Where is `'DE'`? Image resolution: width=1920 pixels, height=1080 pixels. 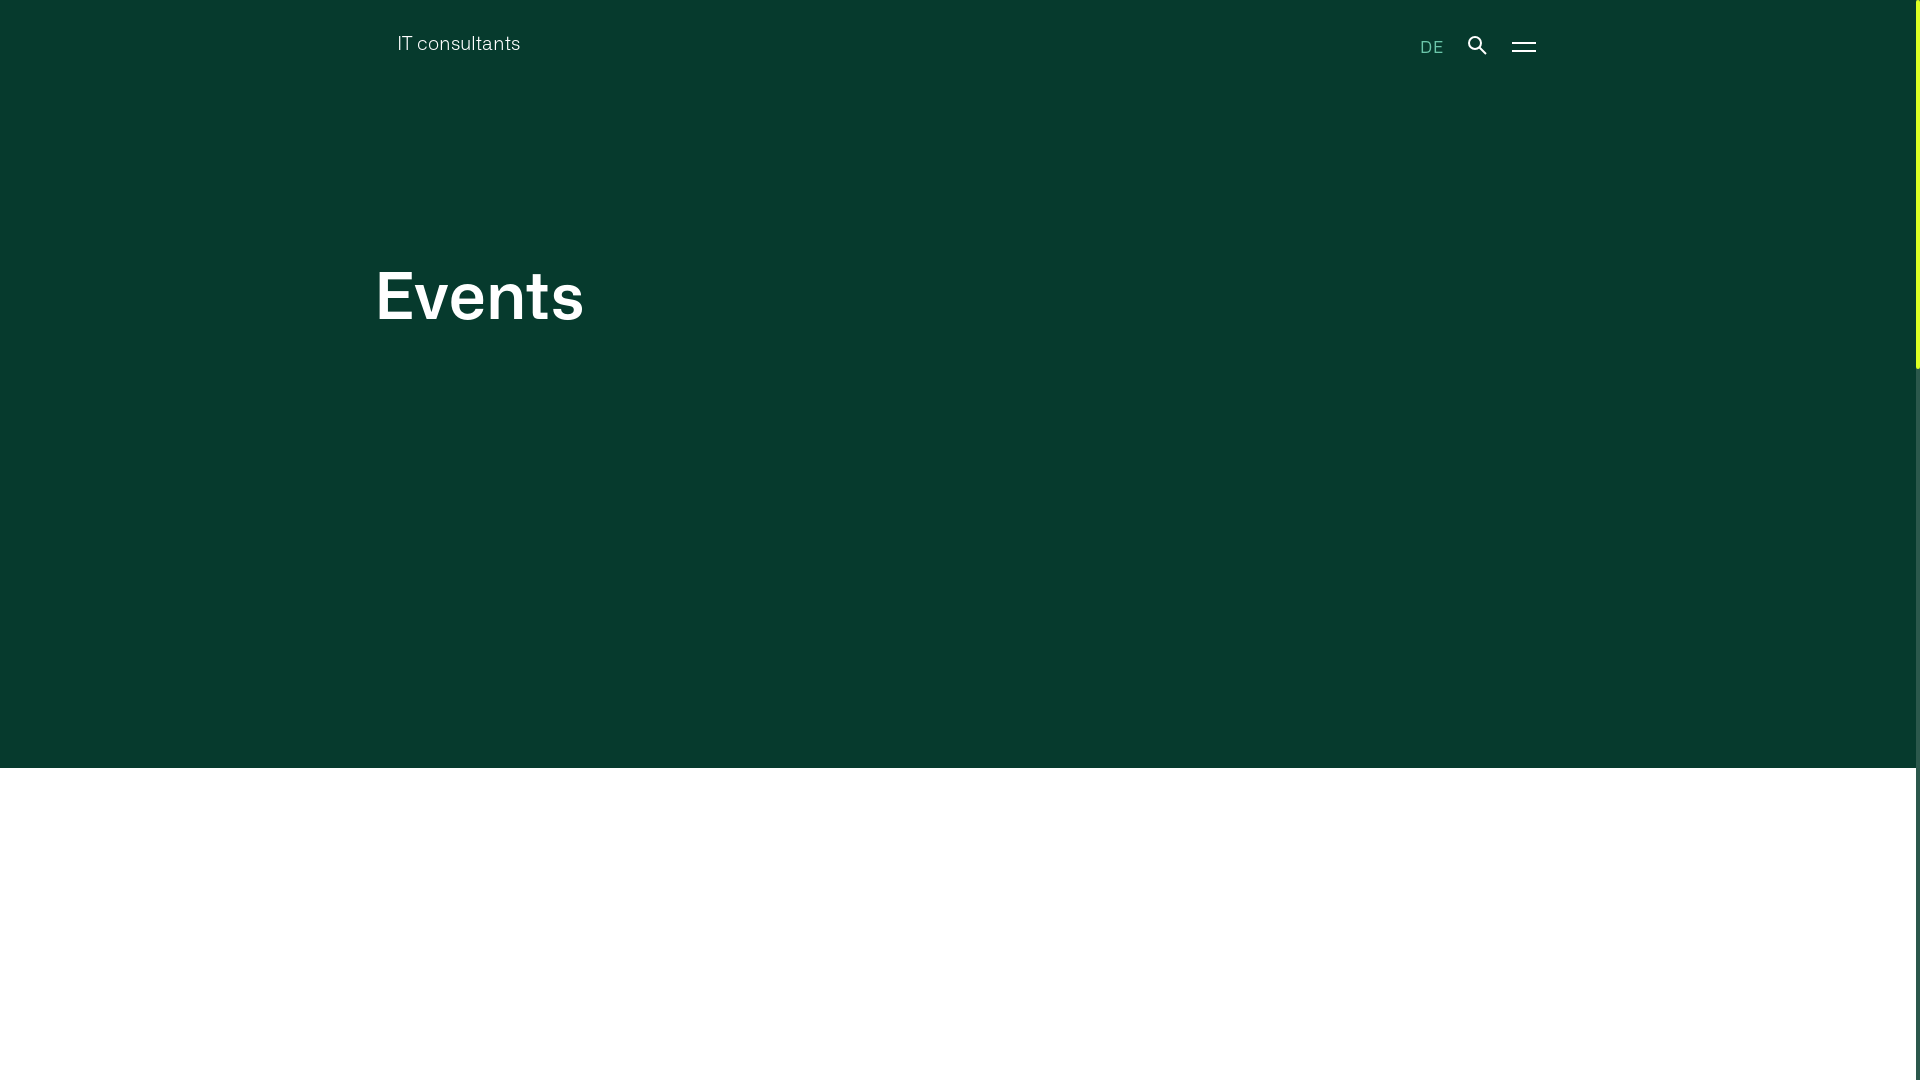 'DE' is located at coordinates (1430, 45).